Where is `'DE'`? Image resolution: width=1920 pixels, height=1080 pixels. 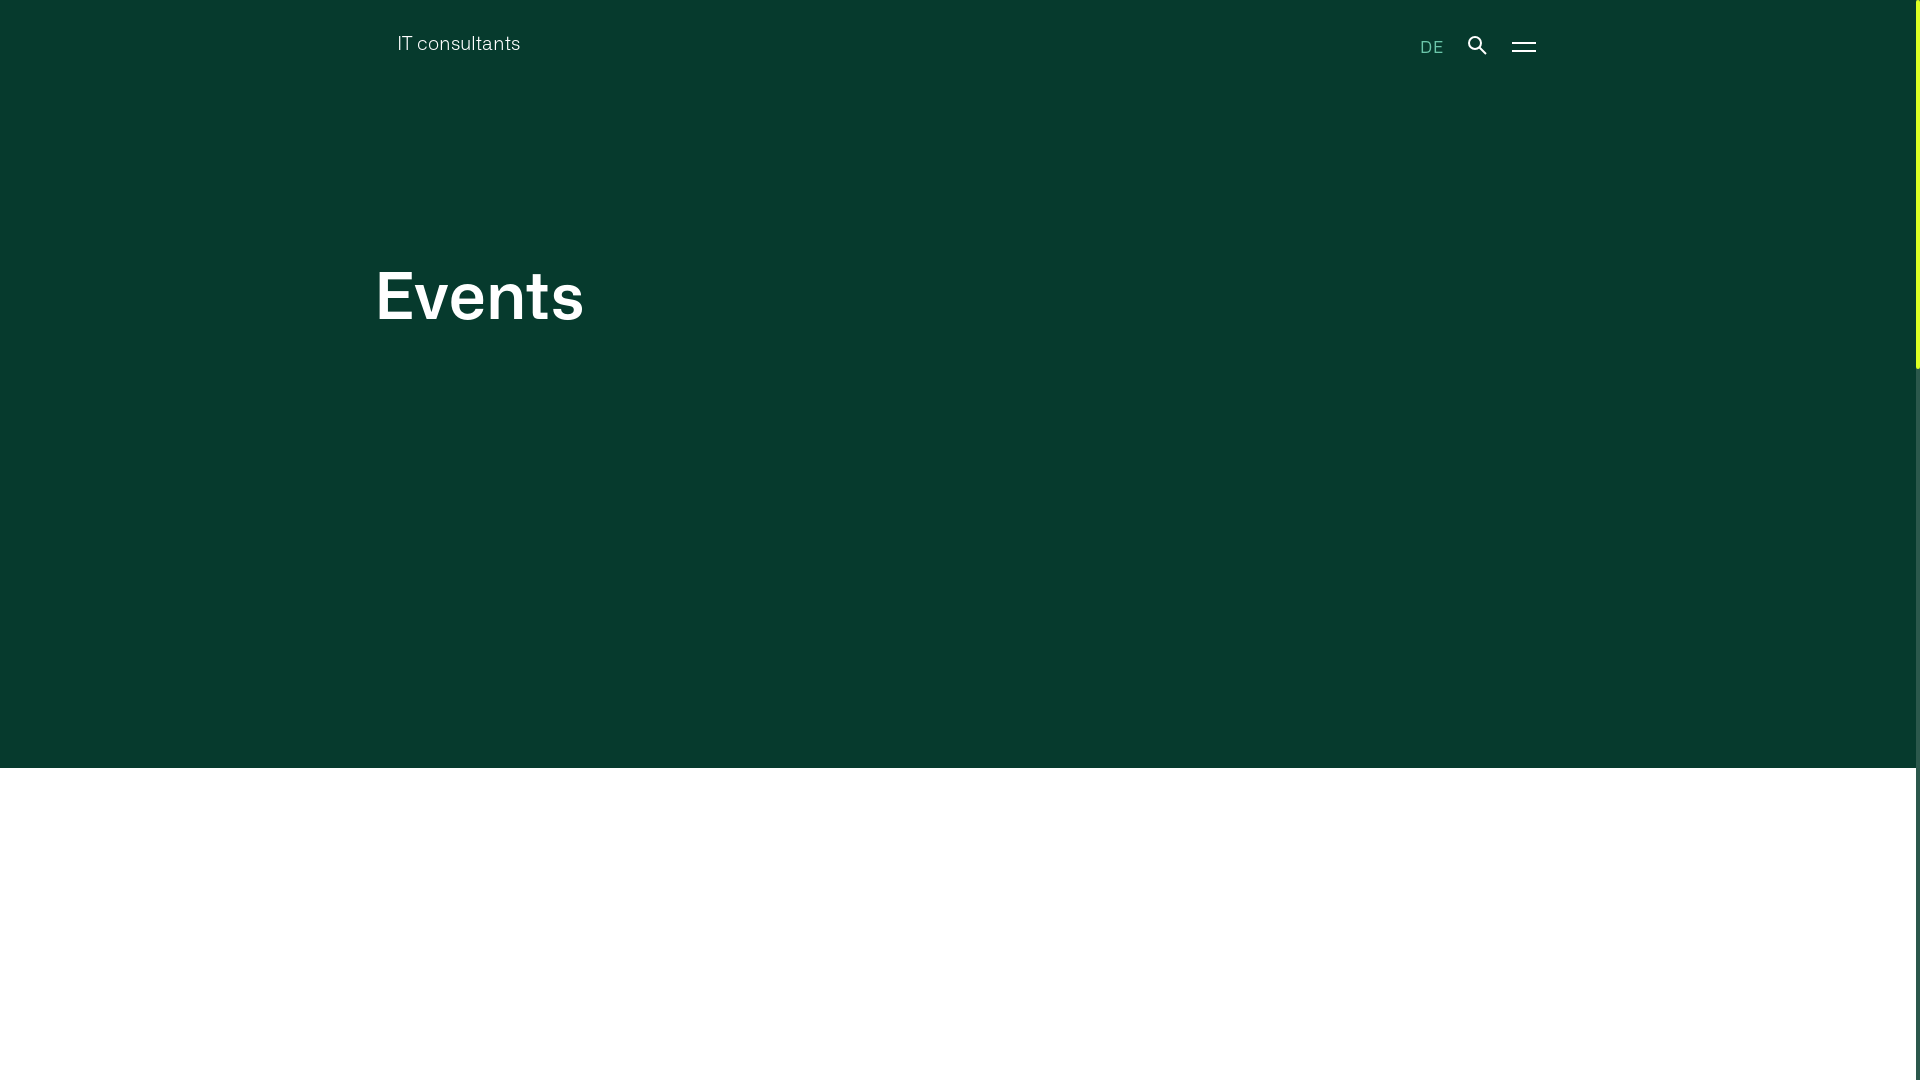 'DE' is located at coordinates (1430, 45).